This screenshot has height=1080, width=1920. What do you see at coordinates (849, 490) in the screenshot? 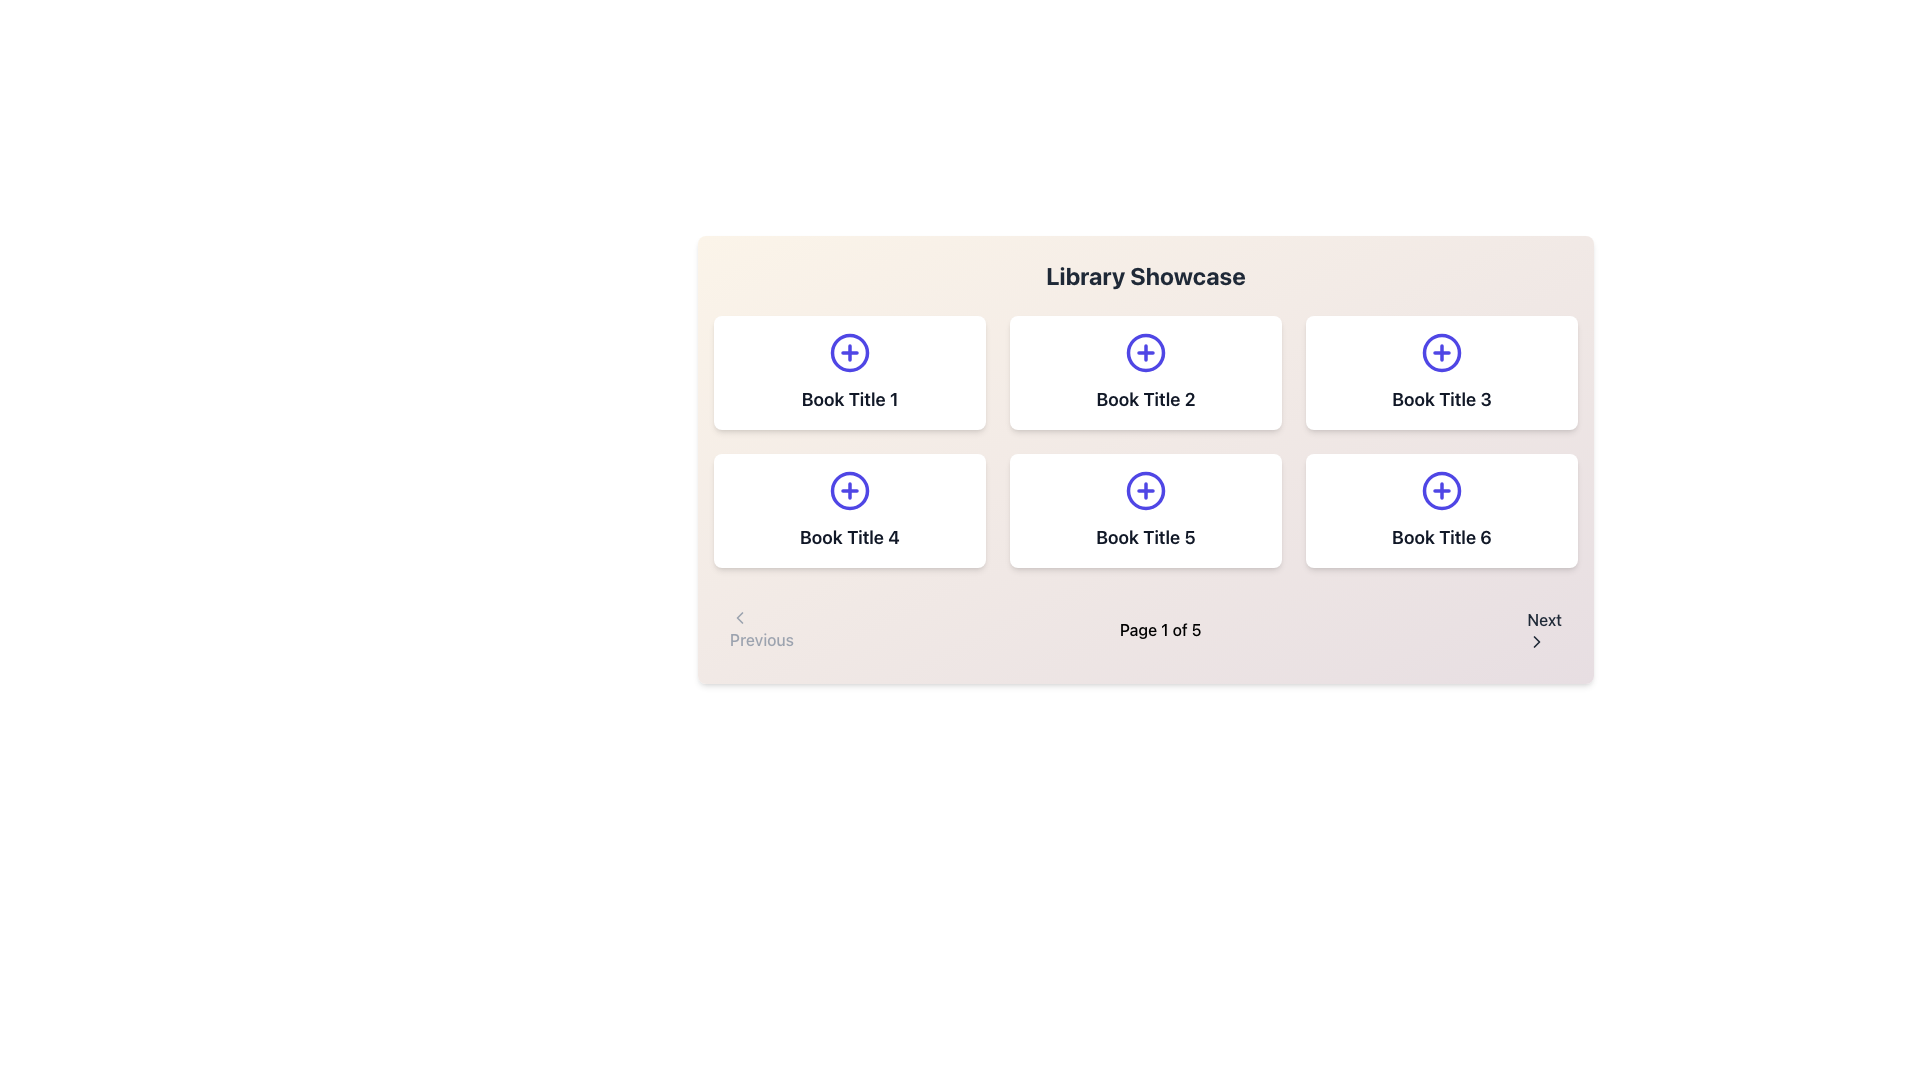
I see `the add button icon located at the center of the card for 'Book Title 4'` at bounding box center [849, 490].